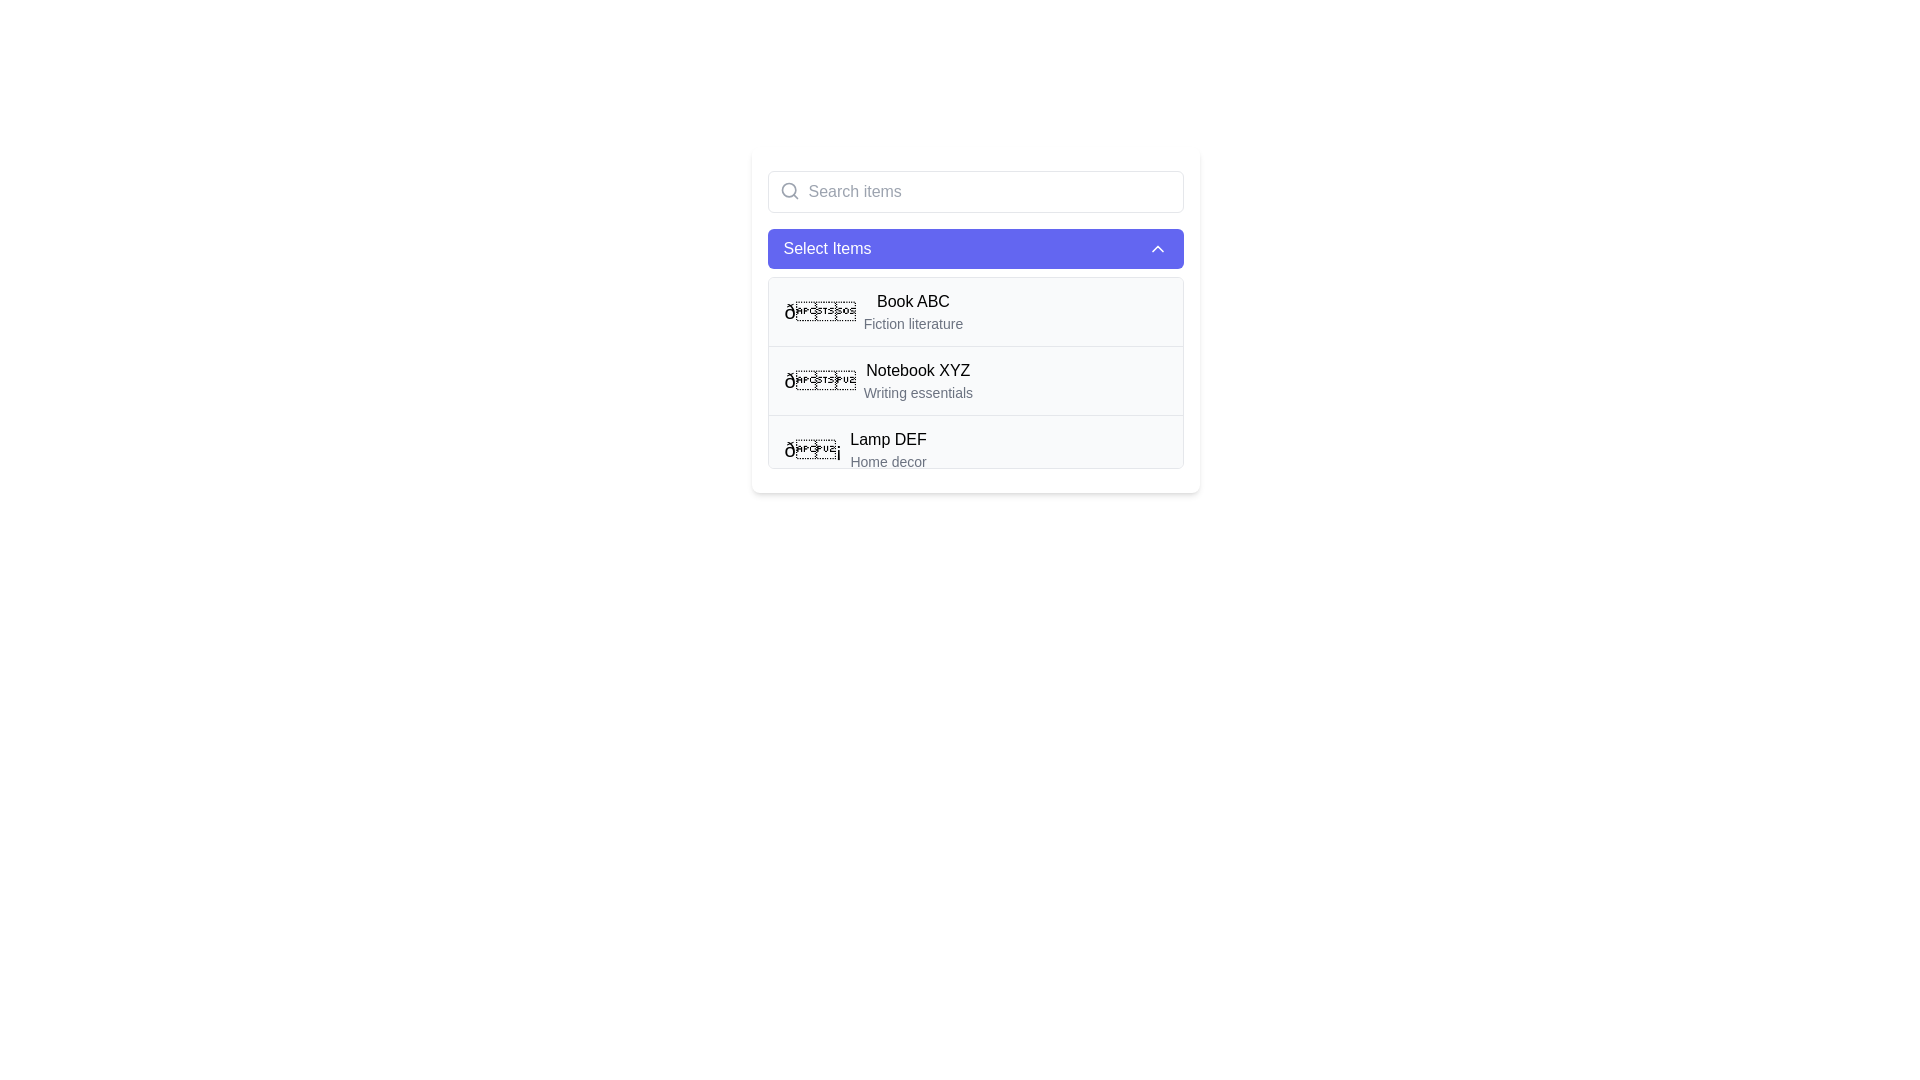  Describe the element at coordinates (788, 191) in the screenshot. I see `the search icon positioned inside the search bar input field on the left side, which serves as a visual indicator for the search functionality` at that location.